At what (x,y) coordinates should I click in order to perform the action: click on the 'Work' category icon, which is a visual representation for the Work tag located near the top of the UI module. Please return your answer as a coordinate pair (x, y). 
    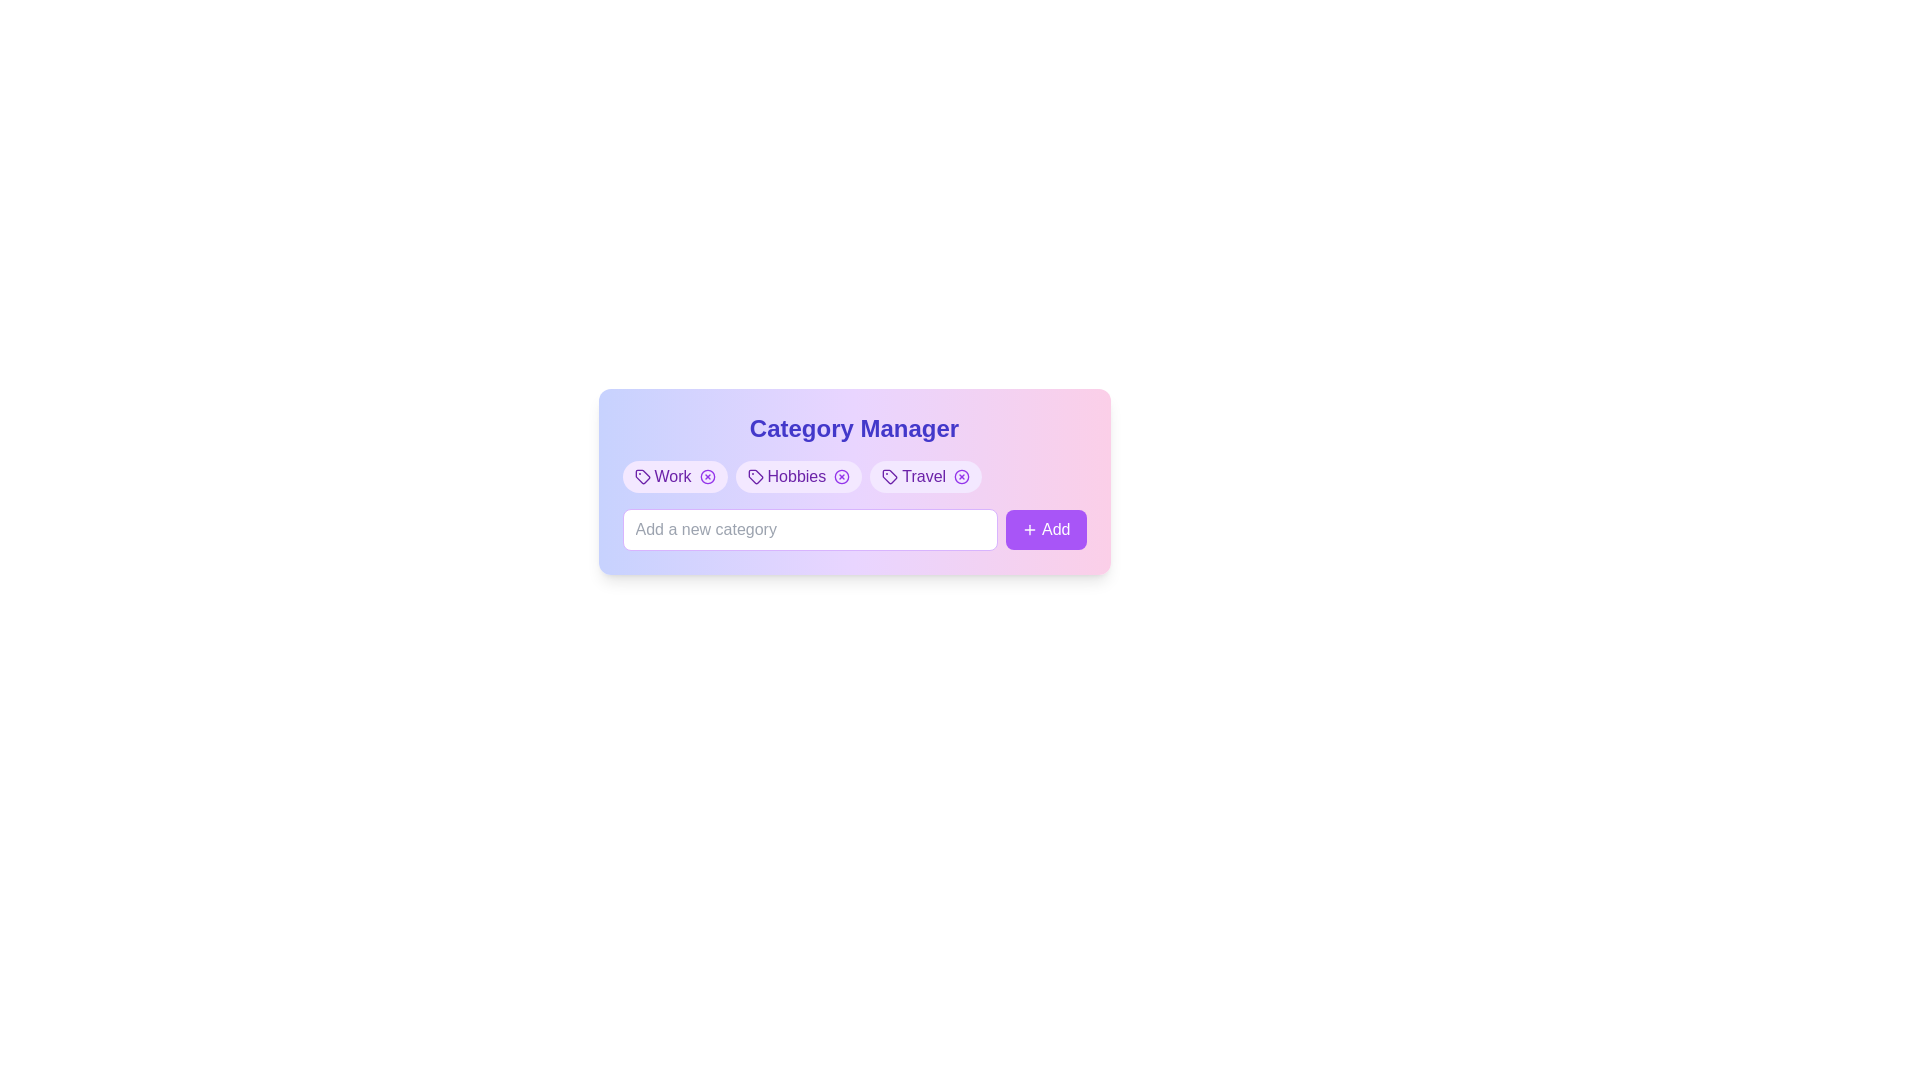
    Looking at the image, I should click on (642, 477).